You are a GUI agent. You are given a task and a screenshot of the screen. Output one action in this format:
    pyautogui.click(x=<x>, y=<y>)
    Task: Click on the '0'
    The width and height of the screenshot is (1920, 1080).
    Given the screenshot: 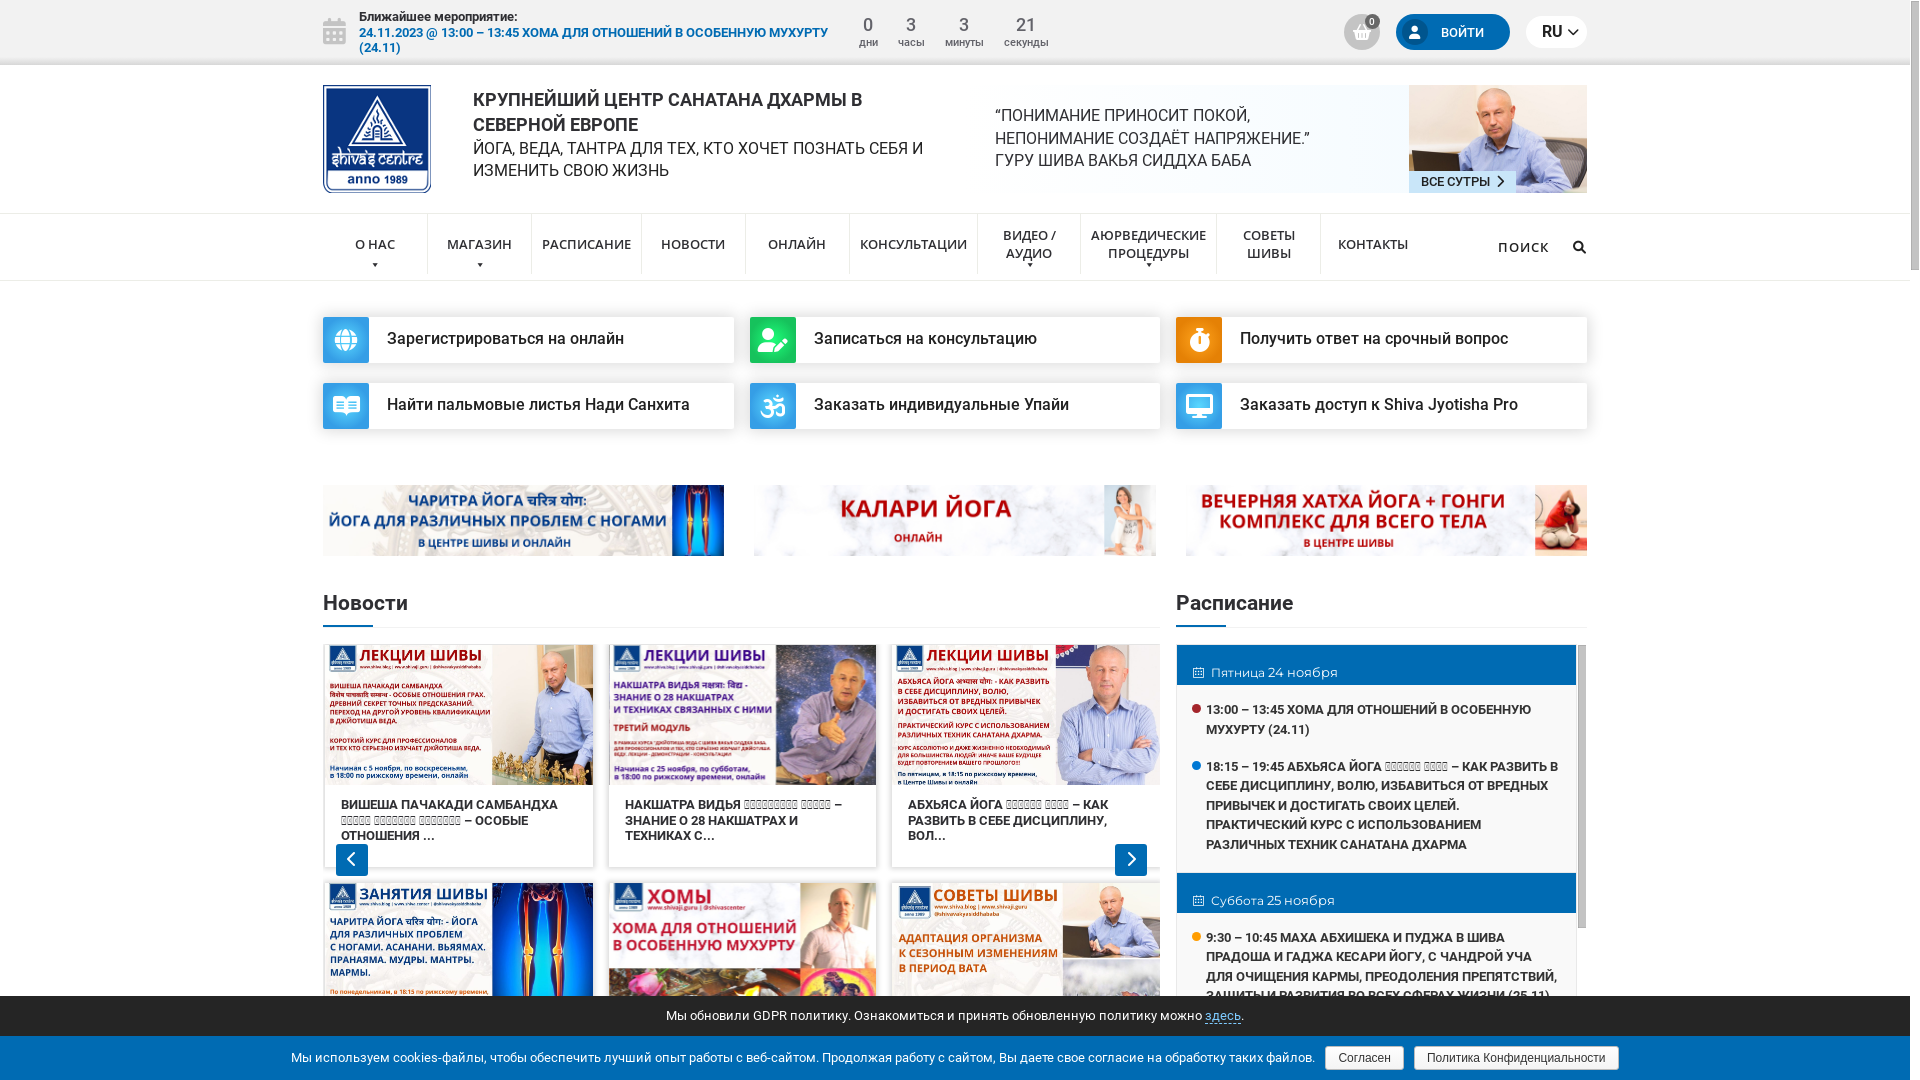 What is the action you would take?
    pyautogui.click(x=1361, y=31)
    